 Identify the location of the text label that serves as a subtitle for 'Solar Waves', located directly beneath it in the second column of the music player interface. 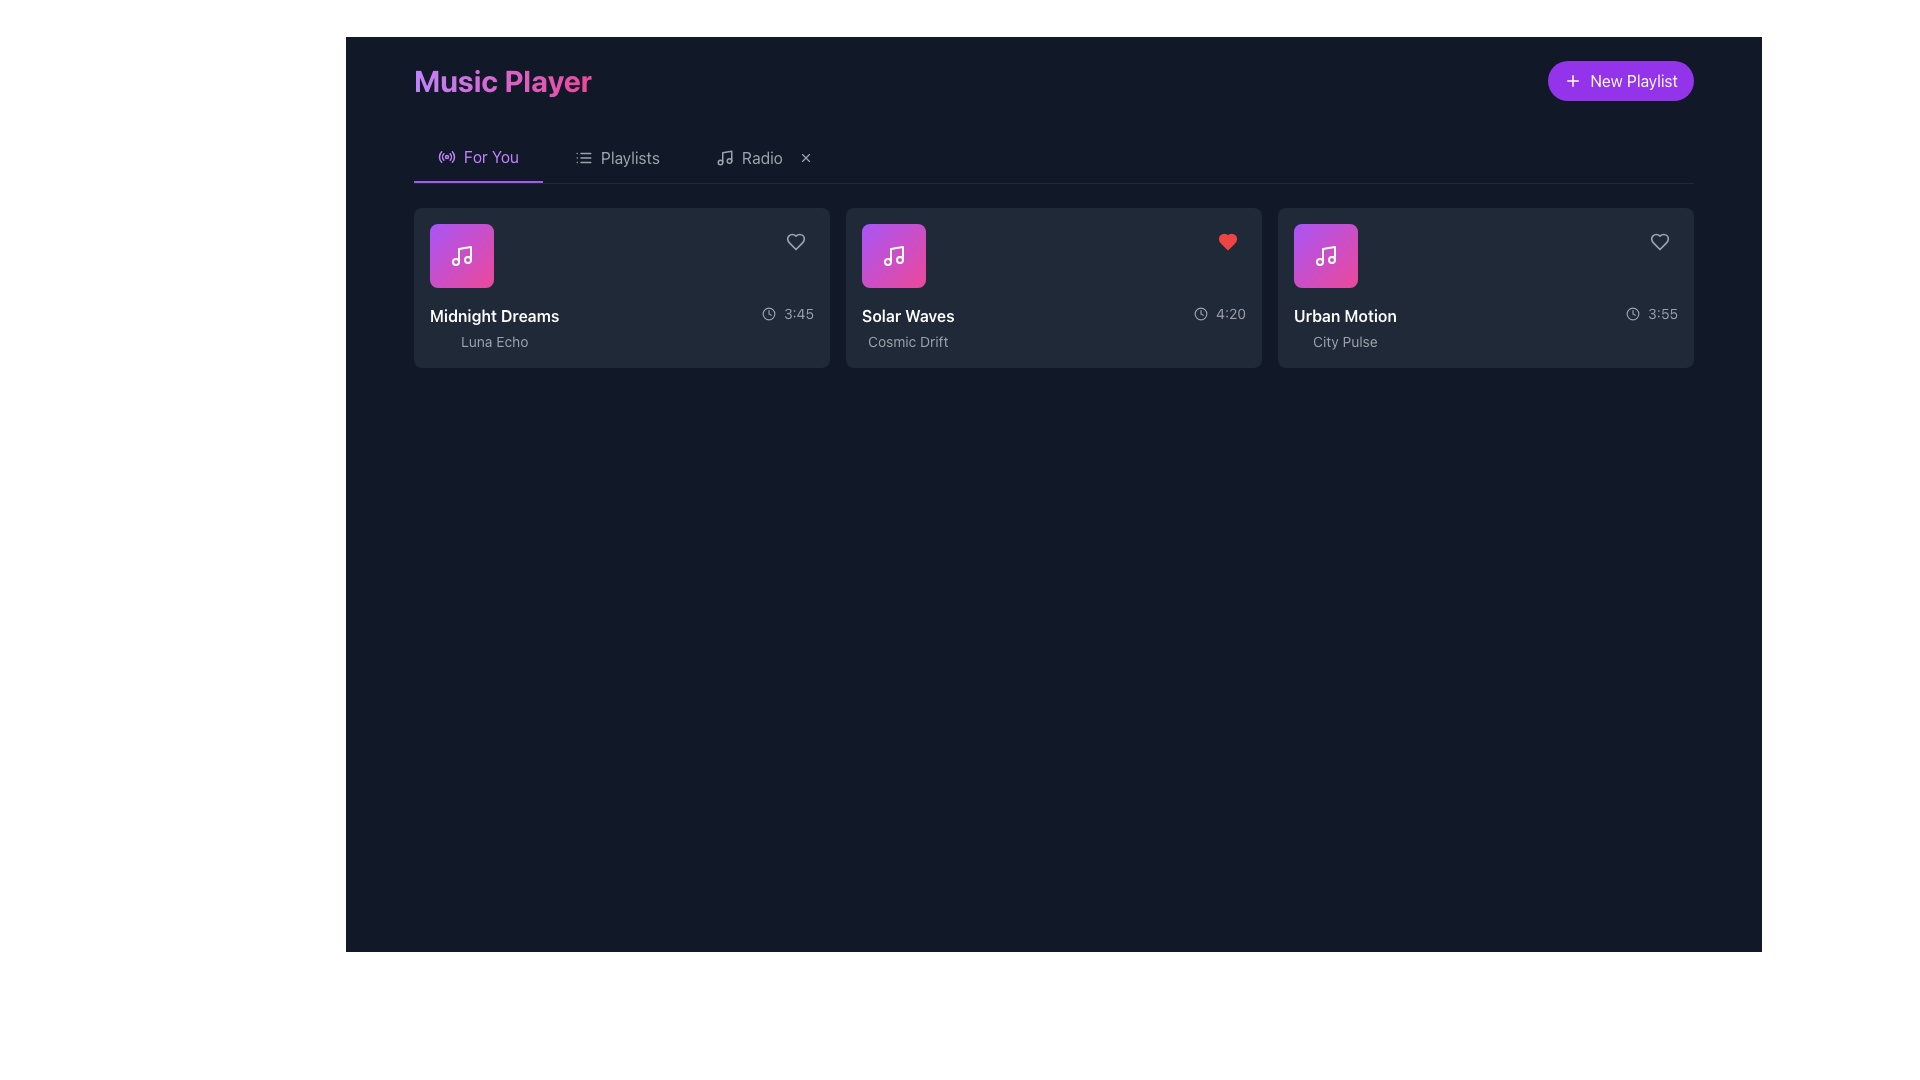
(907, 341).